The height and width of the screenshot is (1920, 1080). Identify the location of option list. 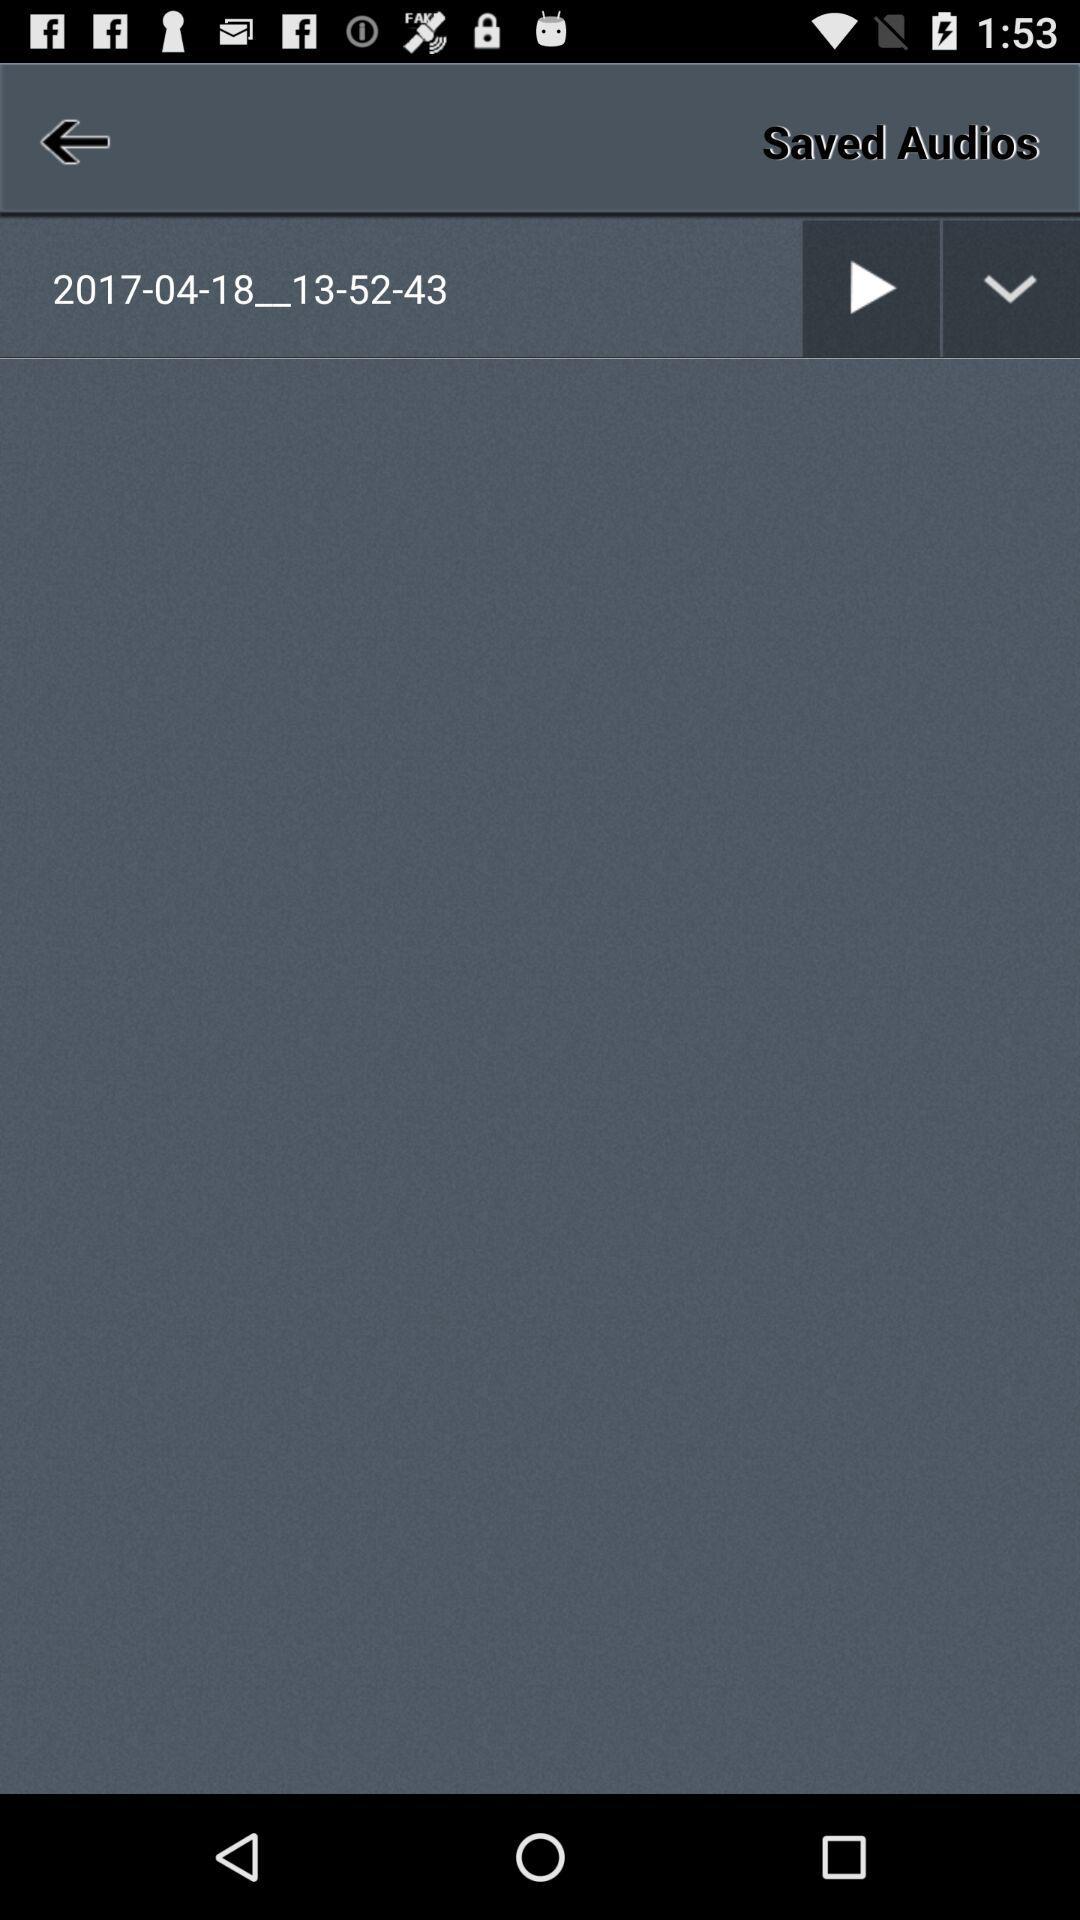
(1011, 287).